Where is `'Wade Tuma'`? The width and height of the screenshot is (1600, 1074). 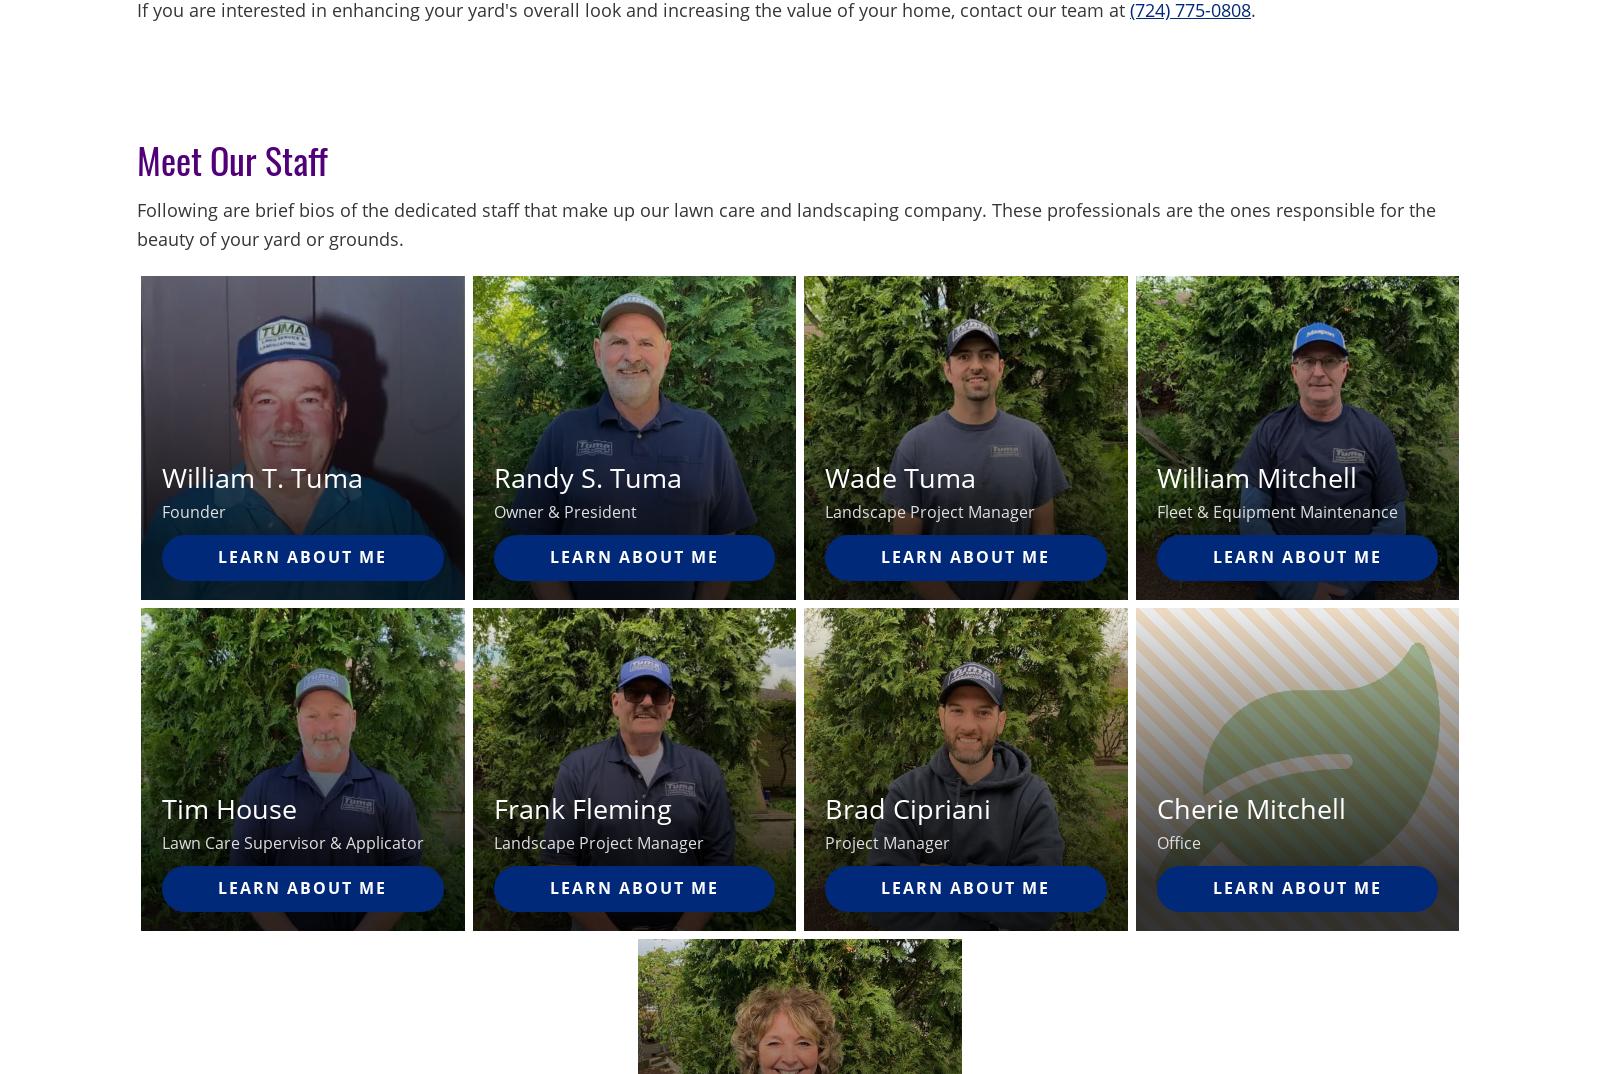
'Wade Tuma' is located at coordinates (899, 475).